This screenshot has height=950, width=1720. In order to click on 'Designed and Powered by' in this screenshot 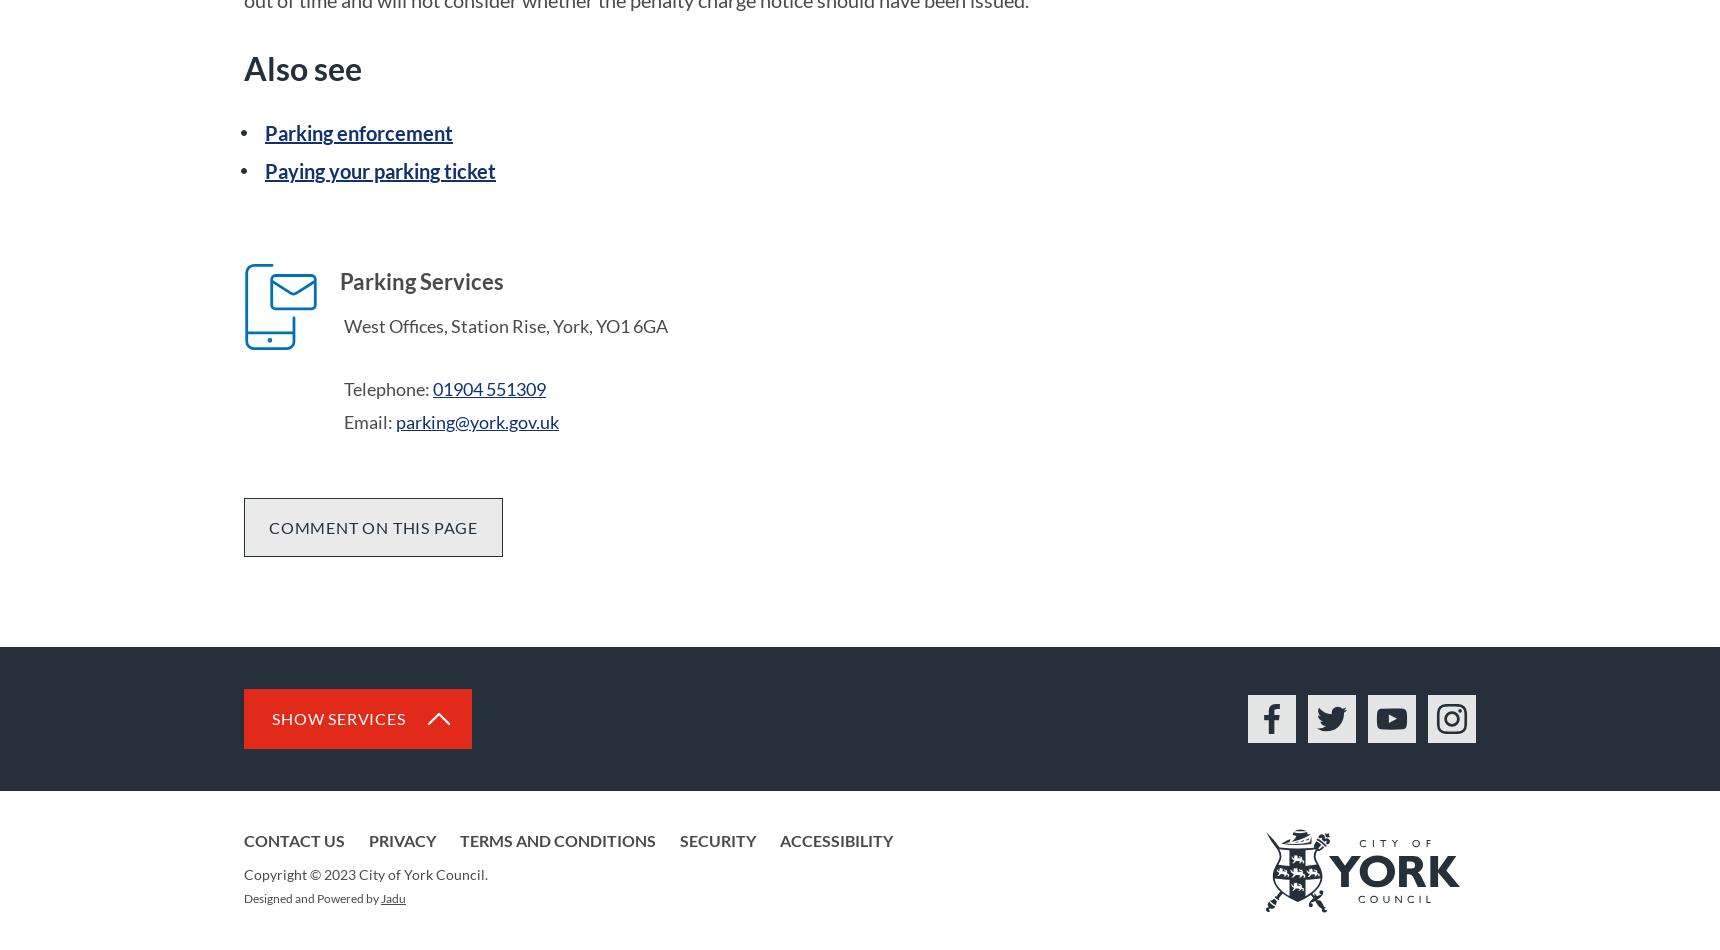, I will do `click(311, 896)`.